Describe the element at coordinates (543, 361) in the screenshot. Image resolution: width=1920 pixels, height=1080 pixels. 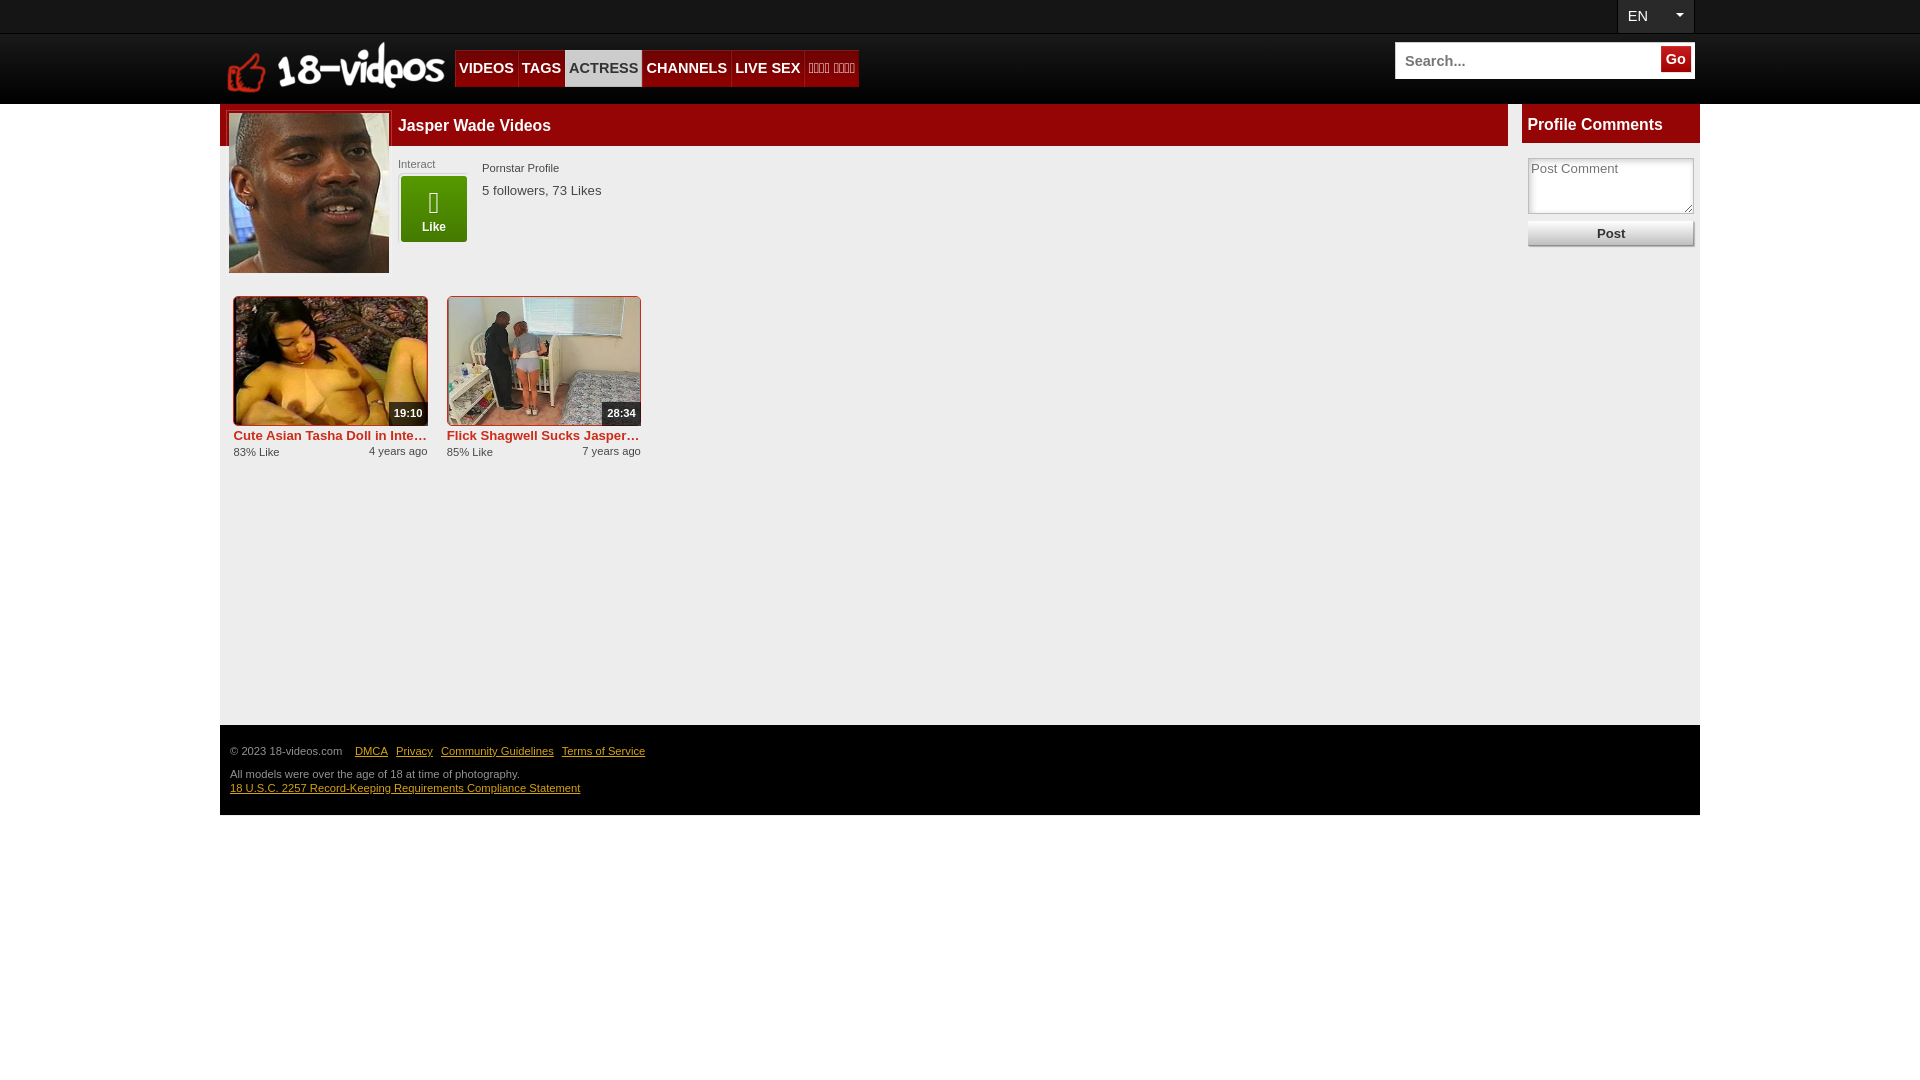
I see `'28:34'` at that location.